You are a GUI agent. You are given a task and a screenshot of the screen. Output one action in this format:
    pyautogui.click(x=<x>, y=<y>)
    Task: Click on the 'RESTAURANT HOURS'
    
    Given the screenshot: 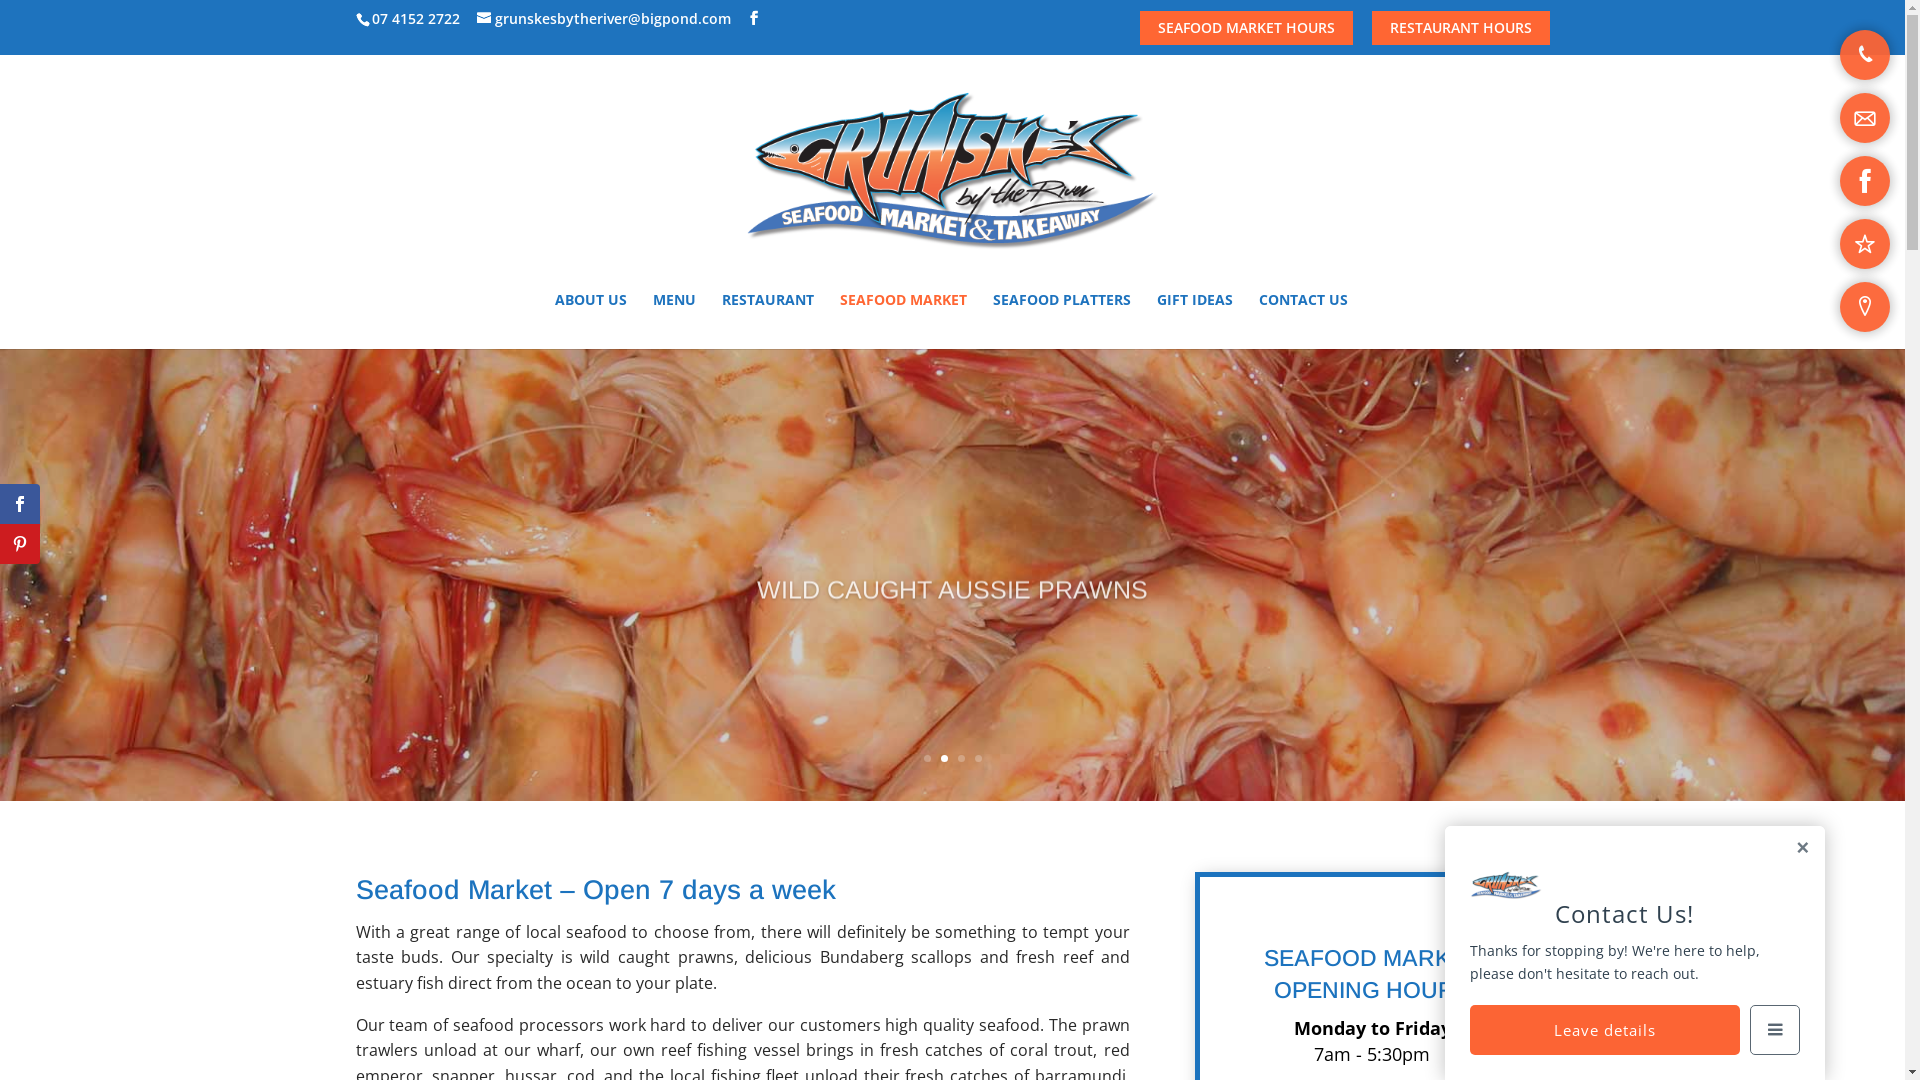 What is the action you would take?
    pyautogui.click(x=1460, y=27)
    